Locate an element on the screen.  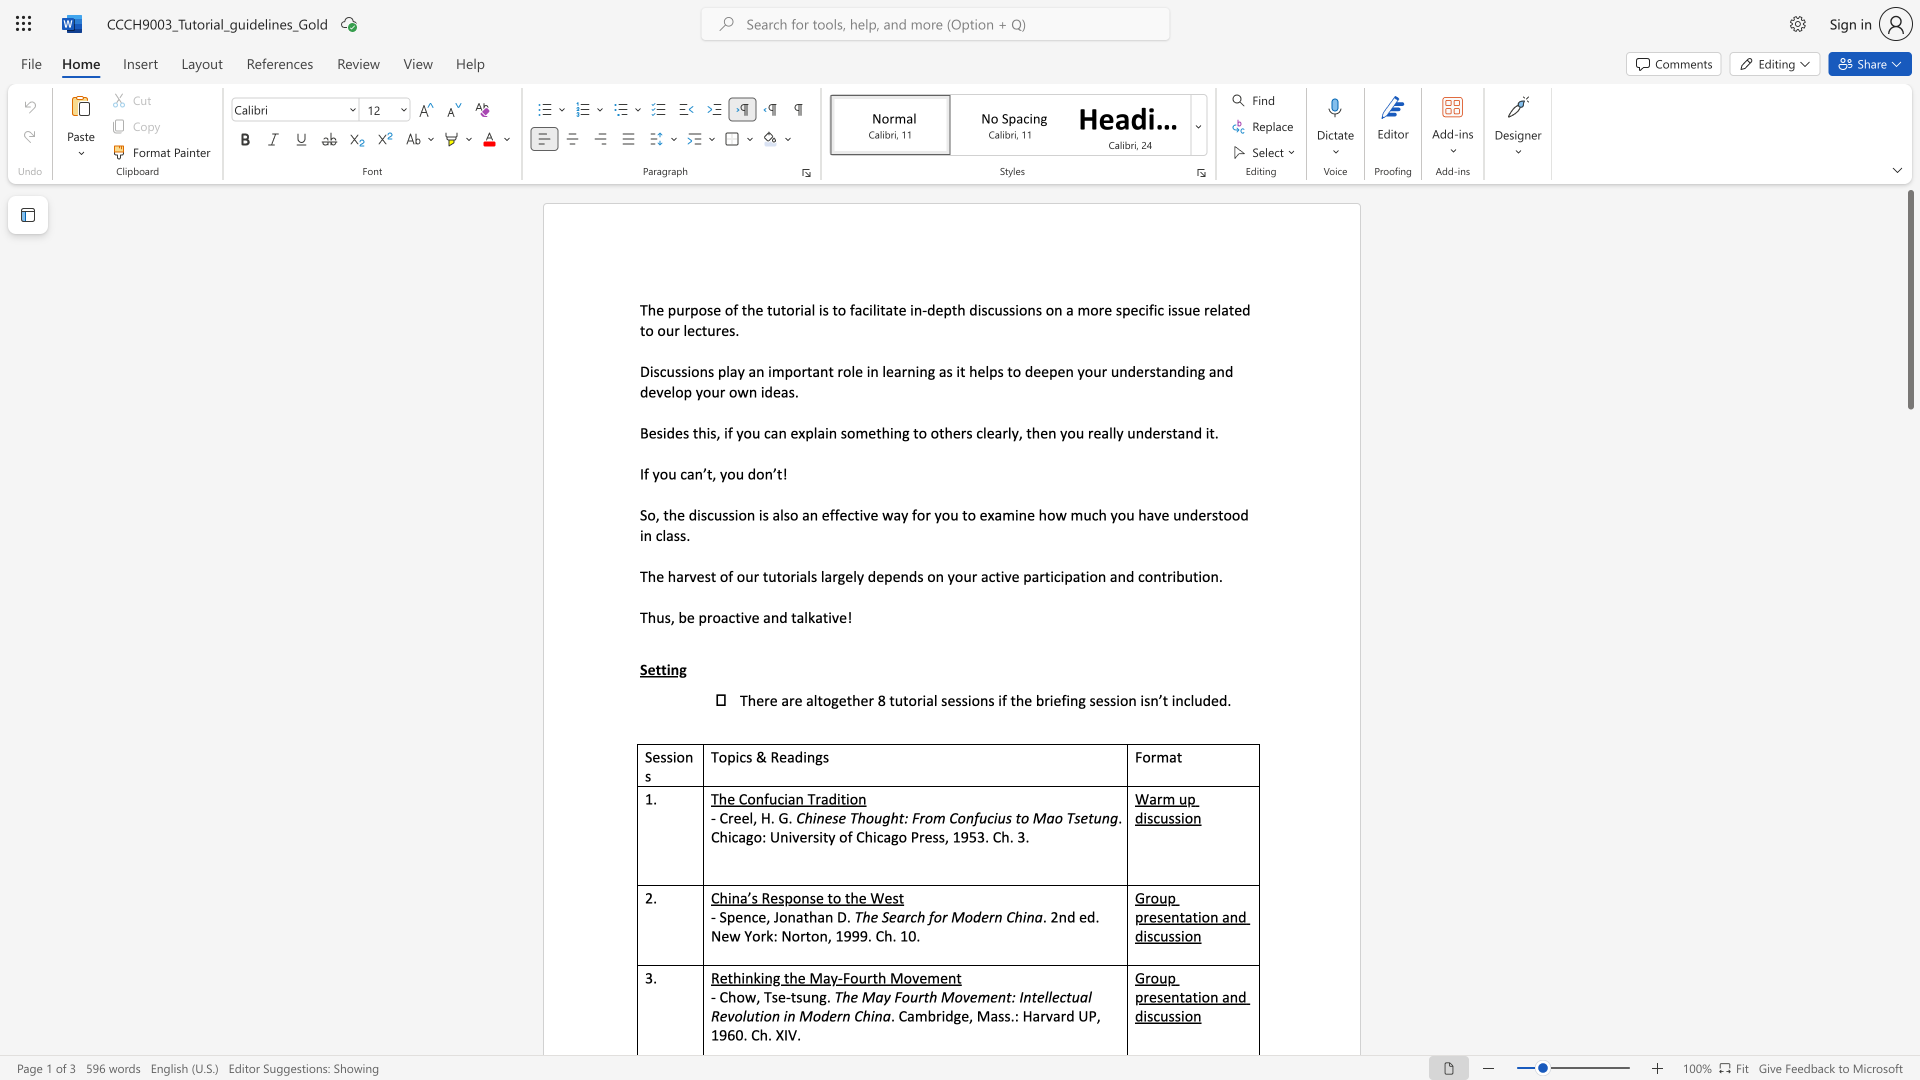
the page's right scrollbar for downward movement is located at coordinates (1909, 999).